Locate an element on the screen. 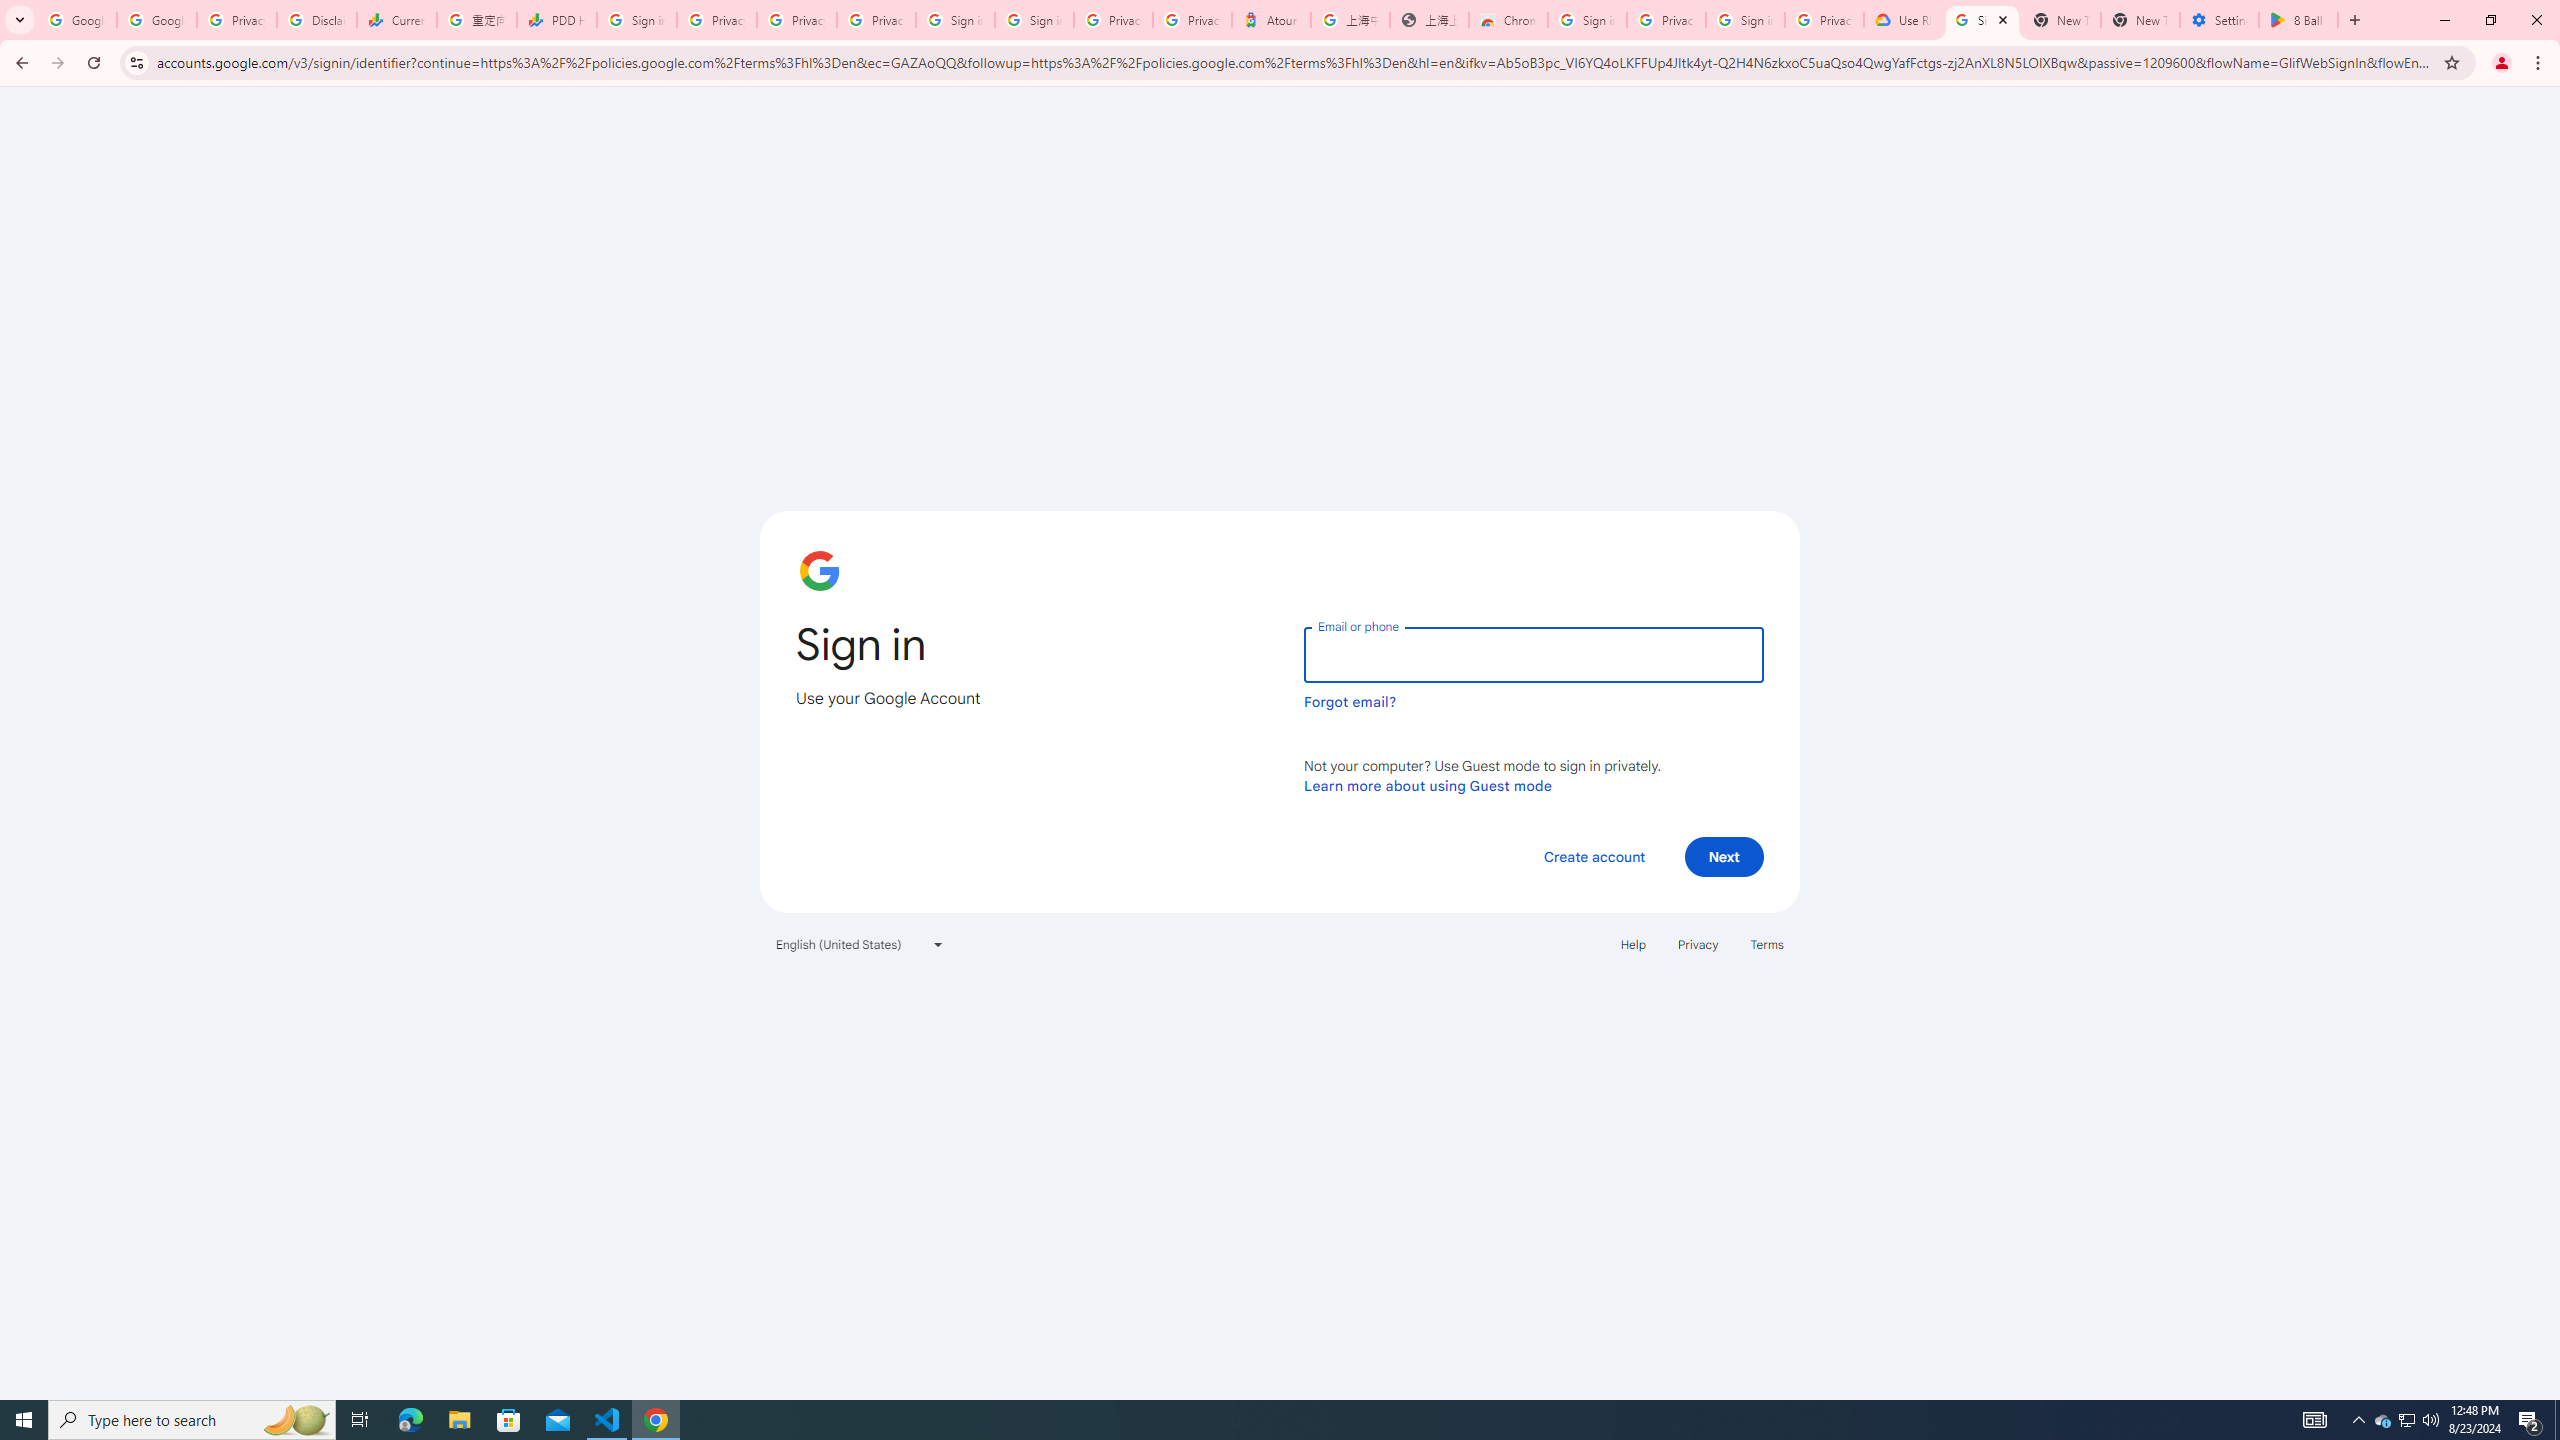  '8 Ball Pool - Apps on Google Play' is located at coordinates (2298, 19).